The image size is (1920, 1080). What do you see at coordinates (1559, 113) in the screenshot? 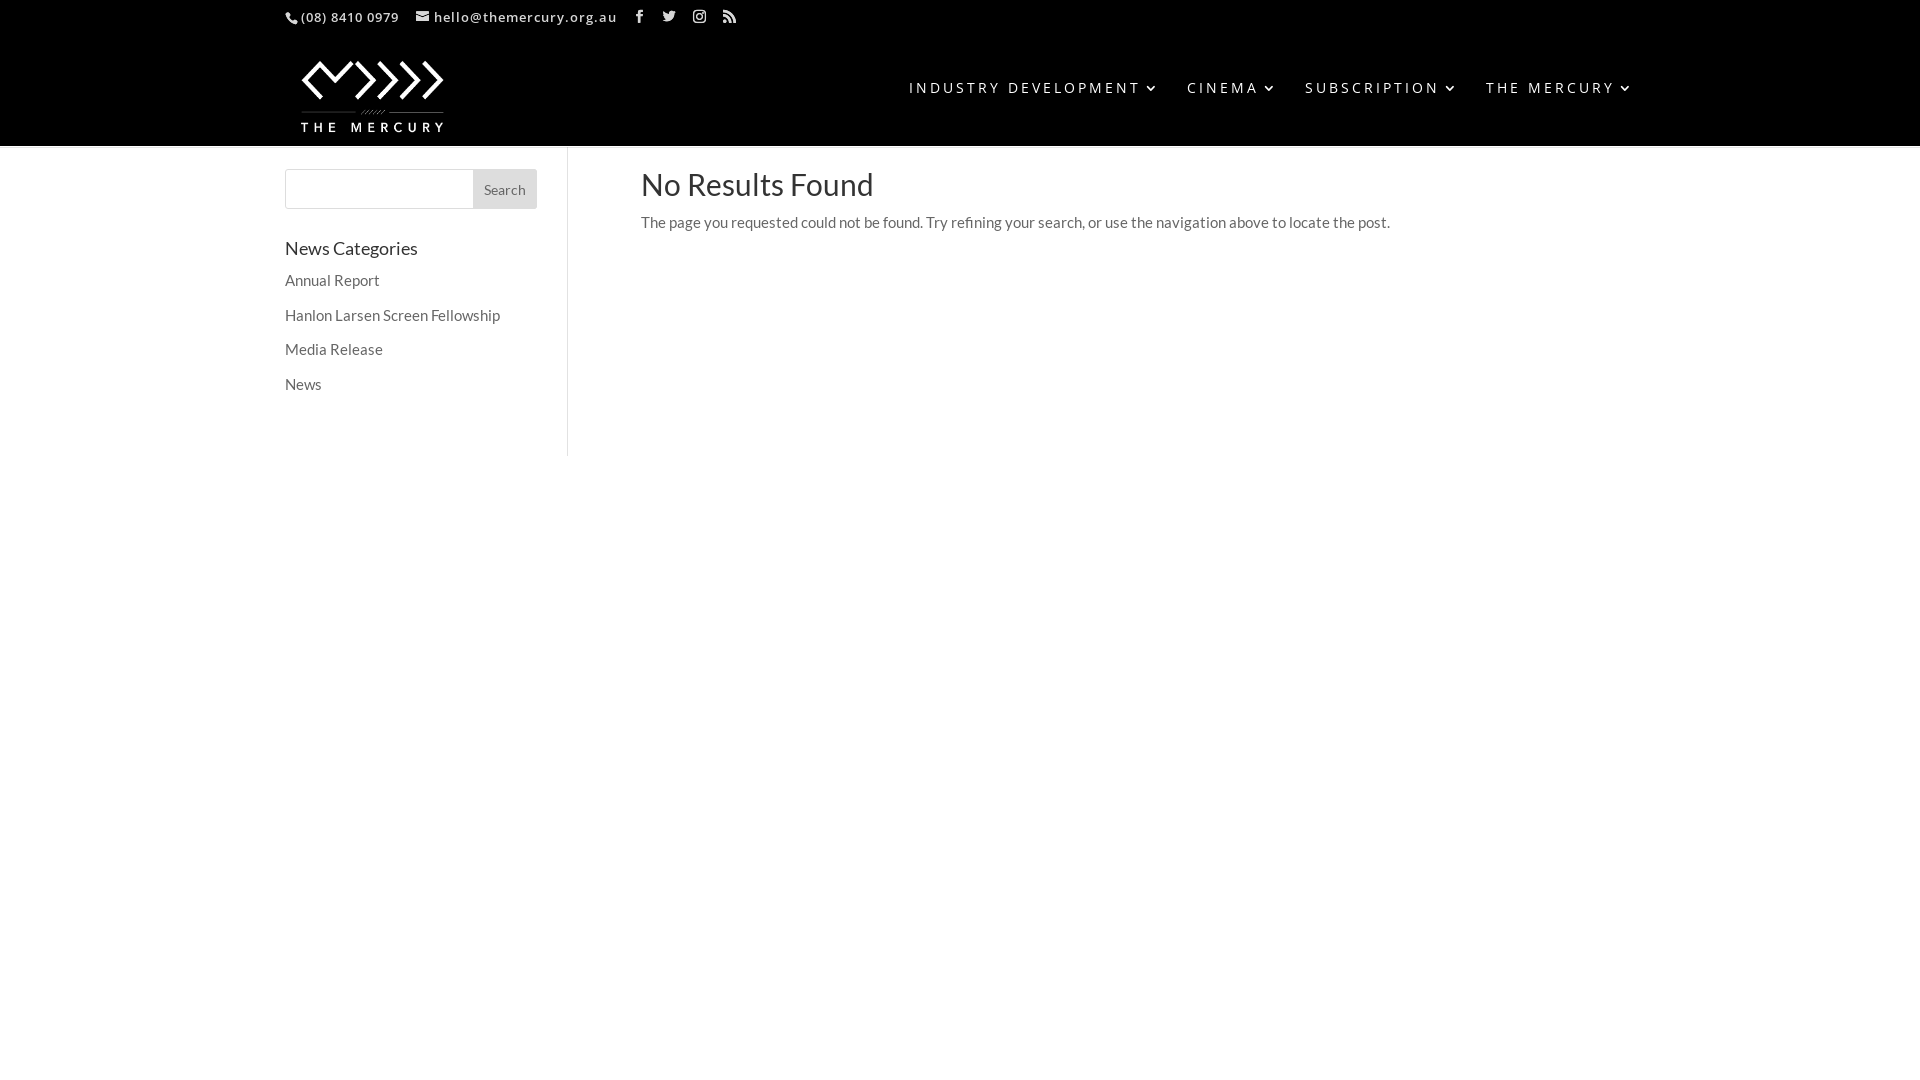
I see `'THE MERCURY'` at bounding box center [1559, 113].